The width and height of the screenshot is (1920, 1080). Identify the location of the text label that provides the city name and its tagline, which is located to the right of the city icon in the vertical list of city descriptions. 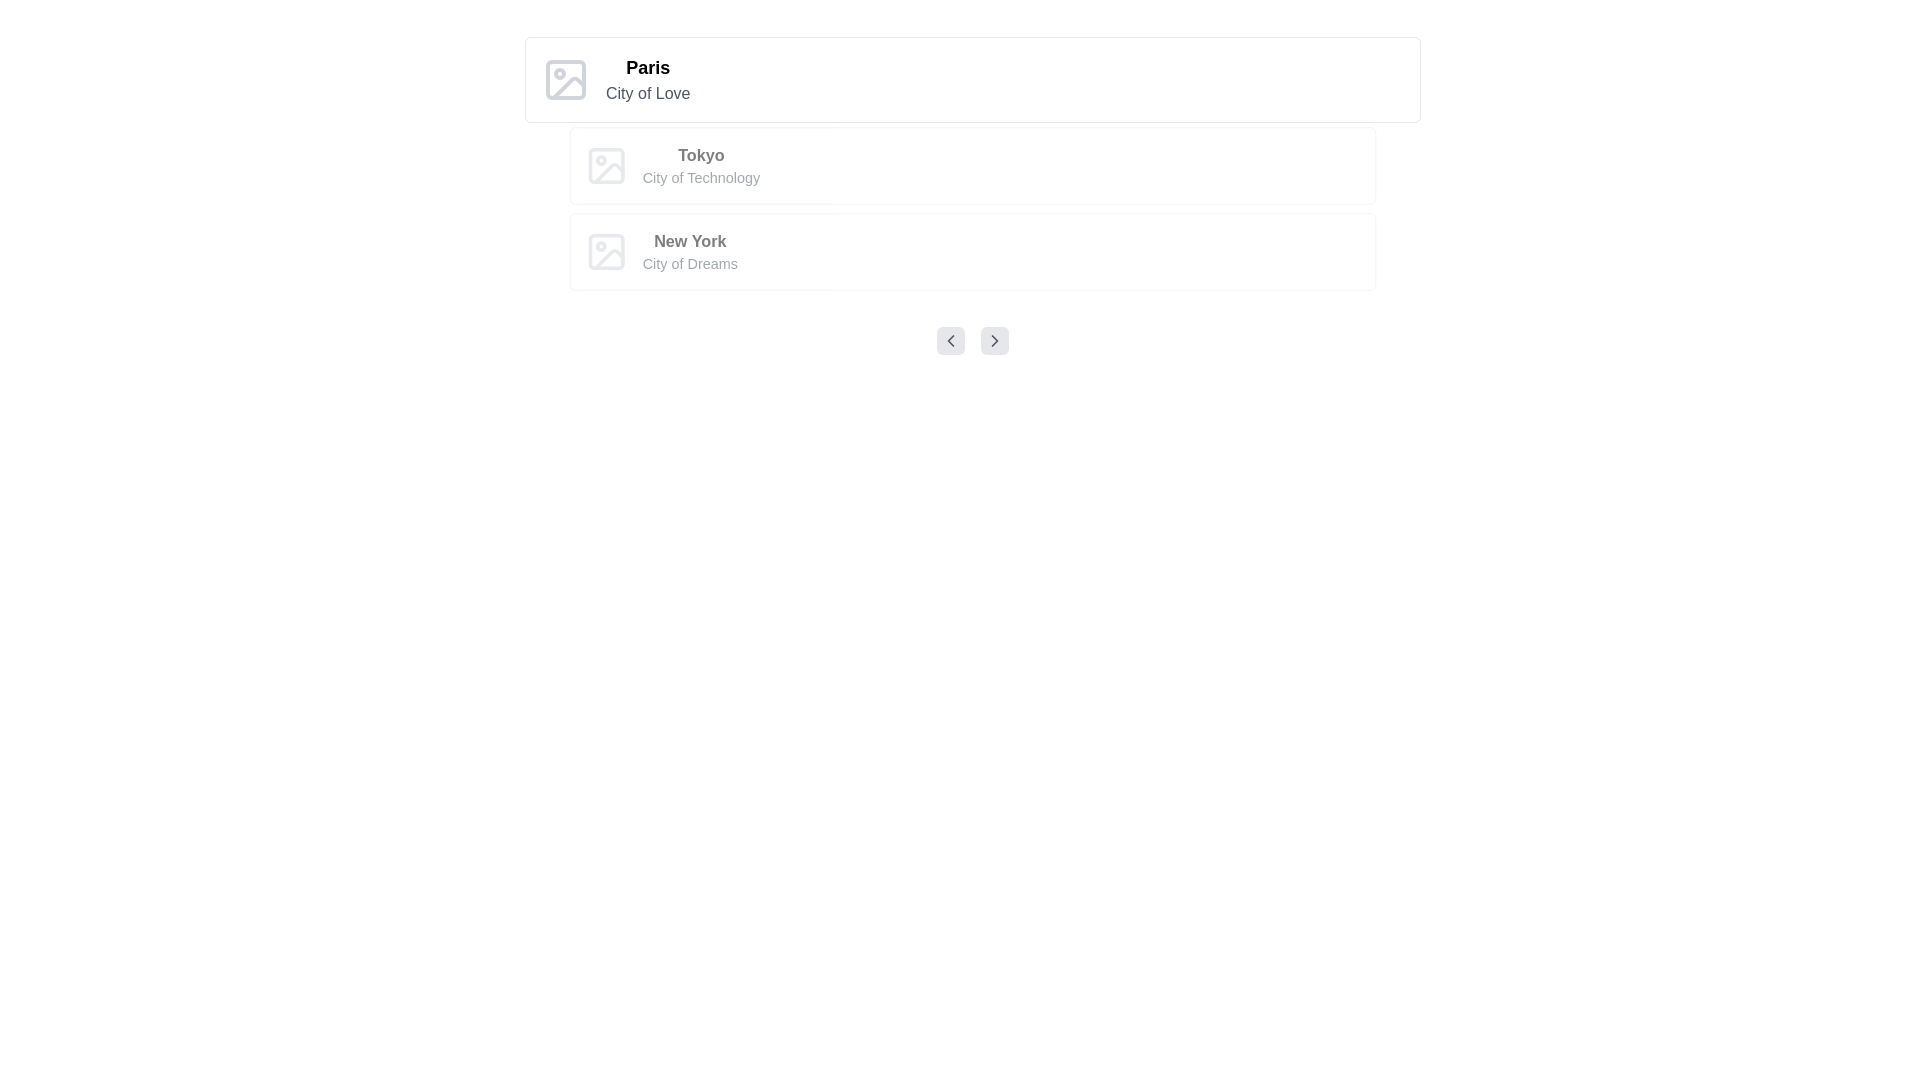
(648, 79).